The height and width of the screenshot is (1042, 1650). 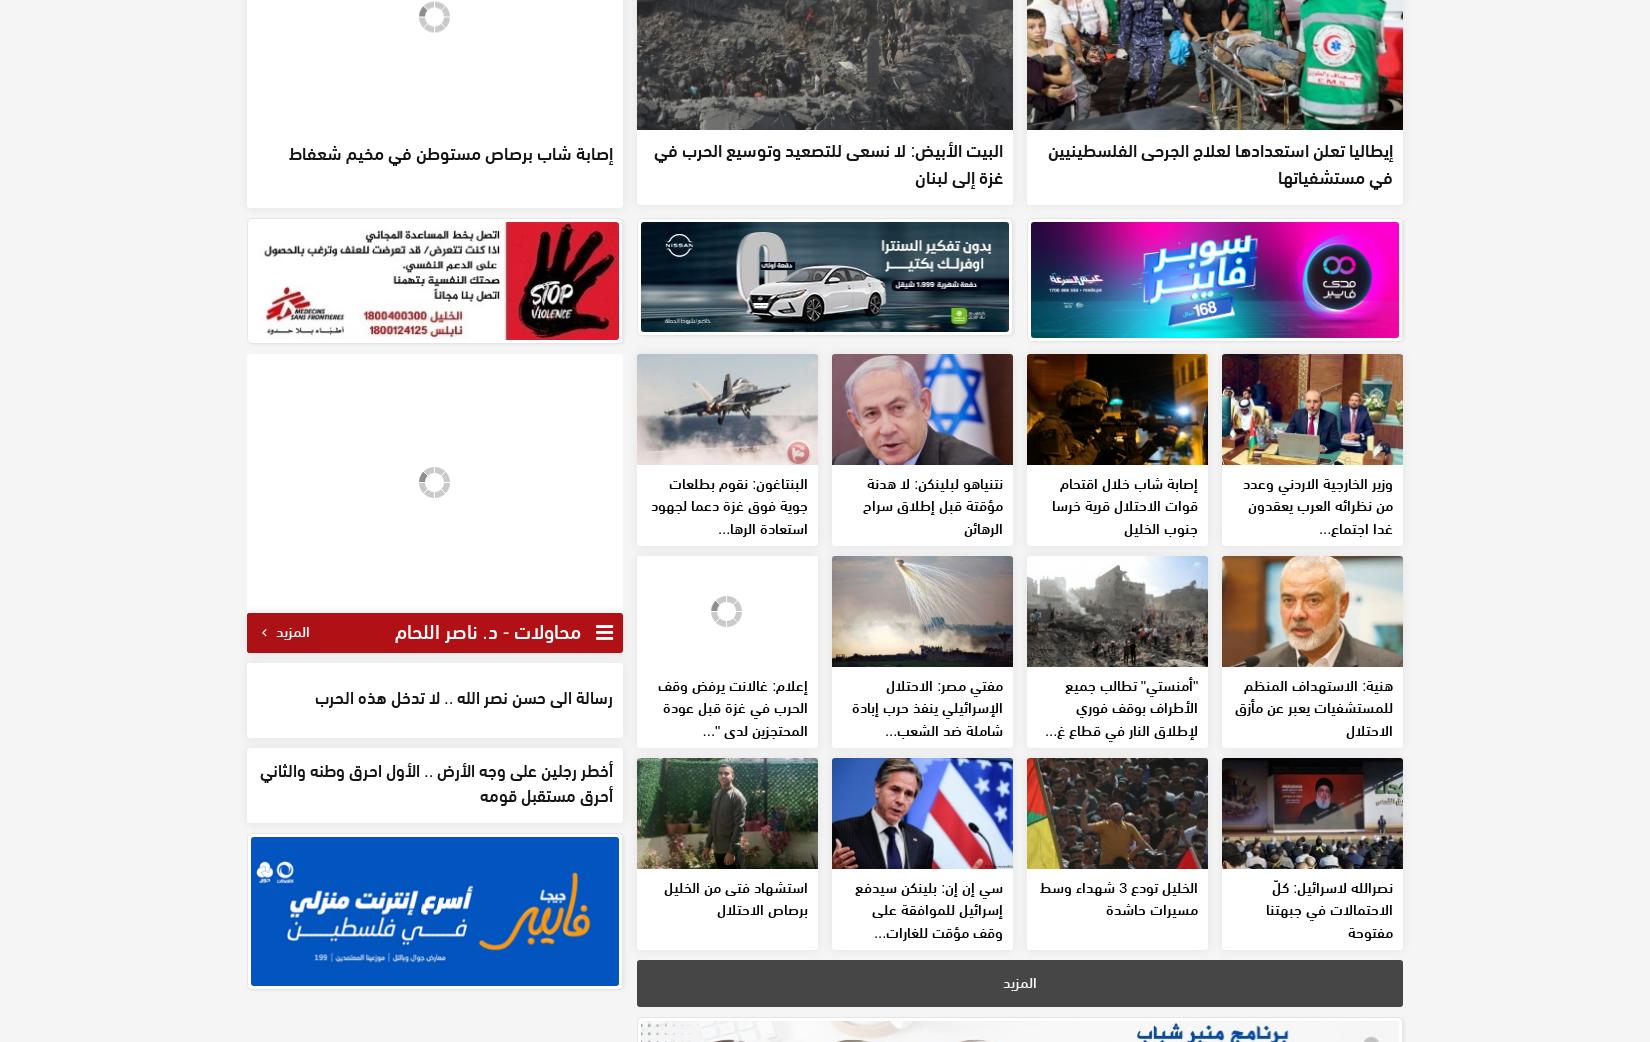 I want to click on '"أمنستي" تطالب جميع الأطراف بوقف فوري لإطلاق النار في قطاع غ...', so click(x=1121, y=851).